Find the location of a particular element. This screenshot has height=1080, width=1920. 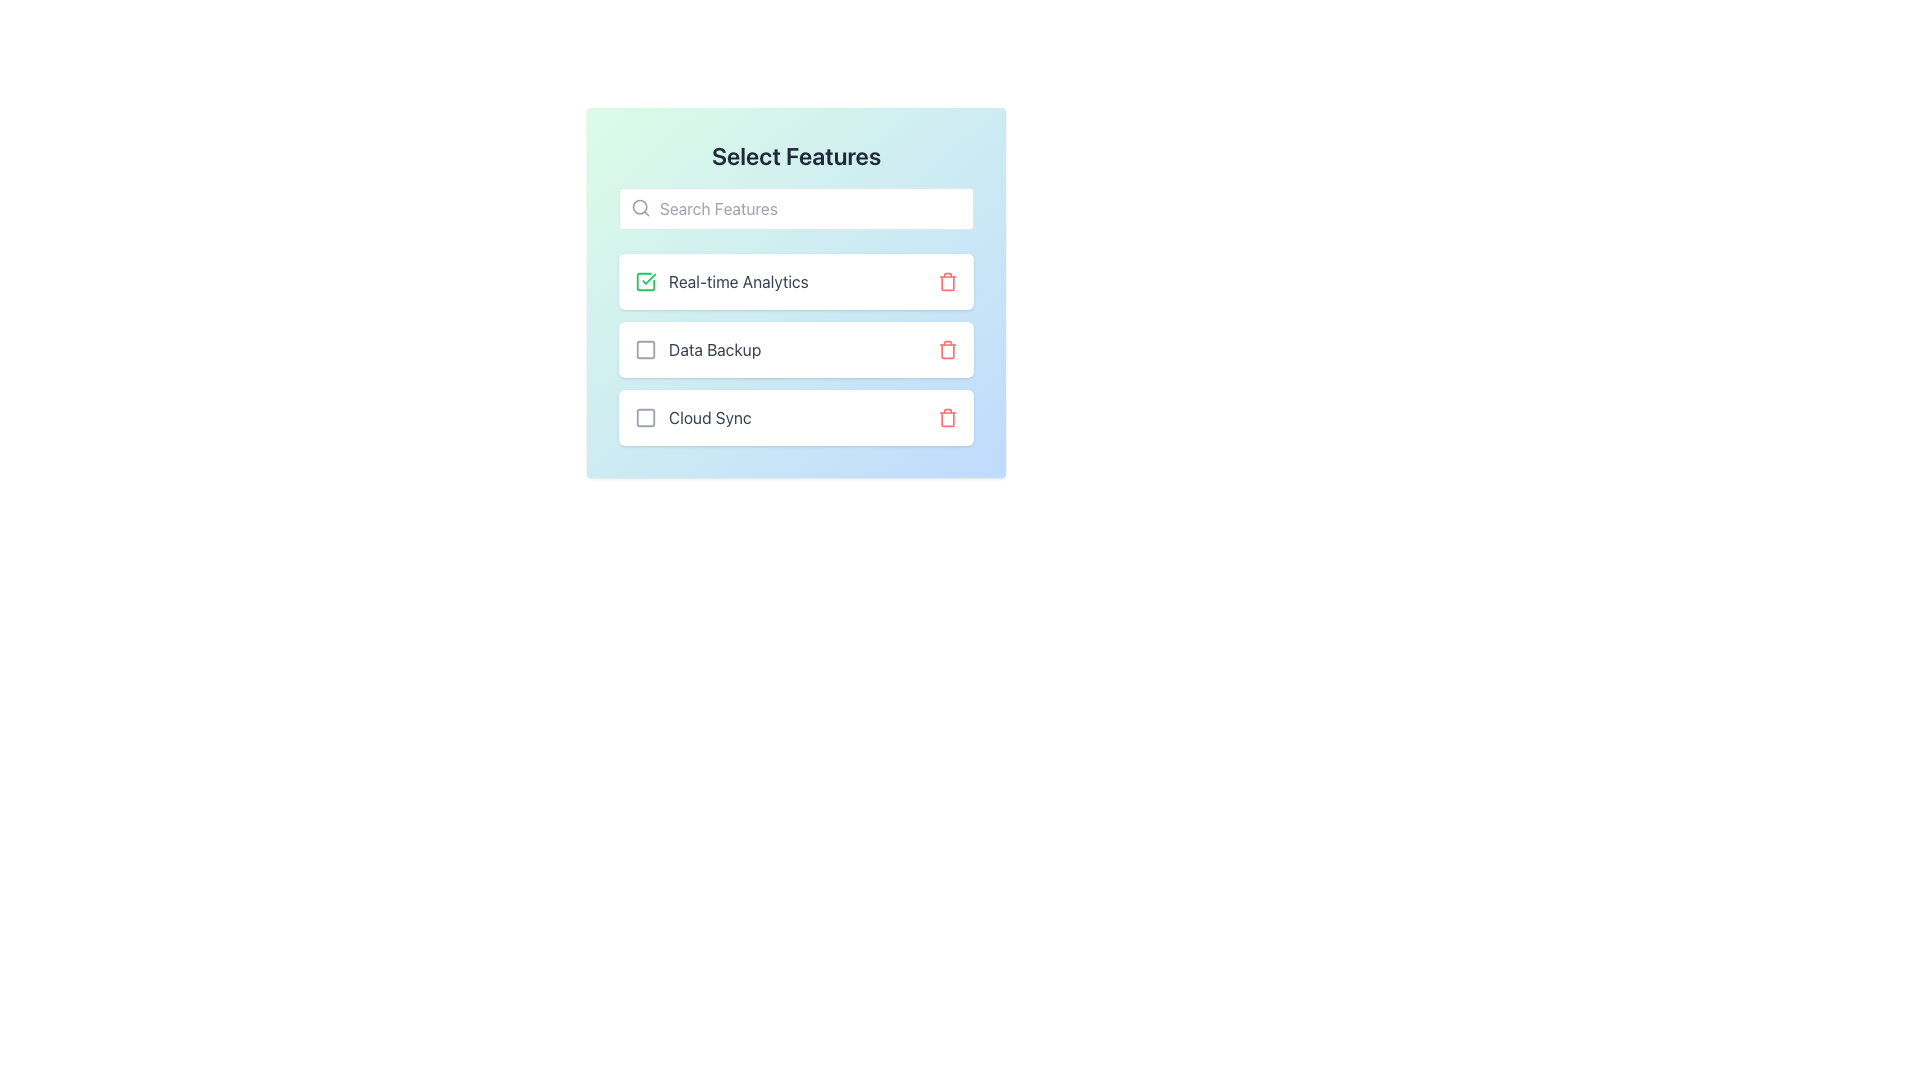

the 'Data Backup' label in the list of selectable features, which is positioned between 'Real-time Analytics' and 'Cloud Sync' is located at coordinates (715, 349).